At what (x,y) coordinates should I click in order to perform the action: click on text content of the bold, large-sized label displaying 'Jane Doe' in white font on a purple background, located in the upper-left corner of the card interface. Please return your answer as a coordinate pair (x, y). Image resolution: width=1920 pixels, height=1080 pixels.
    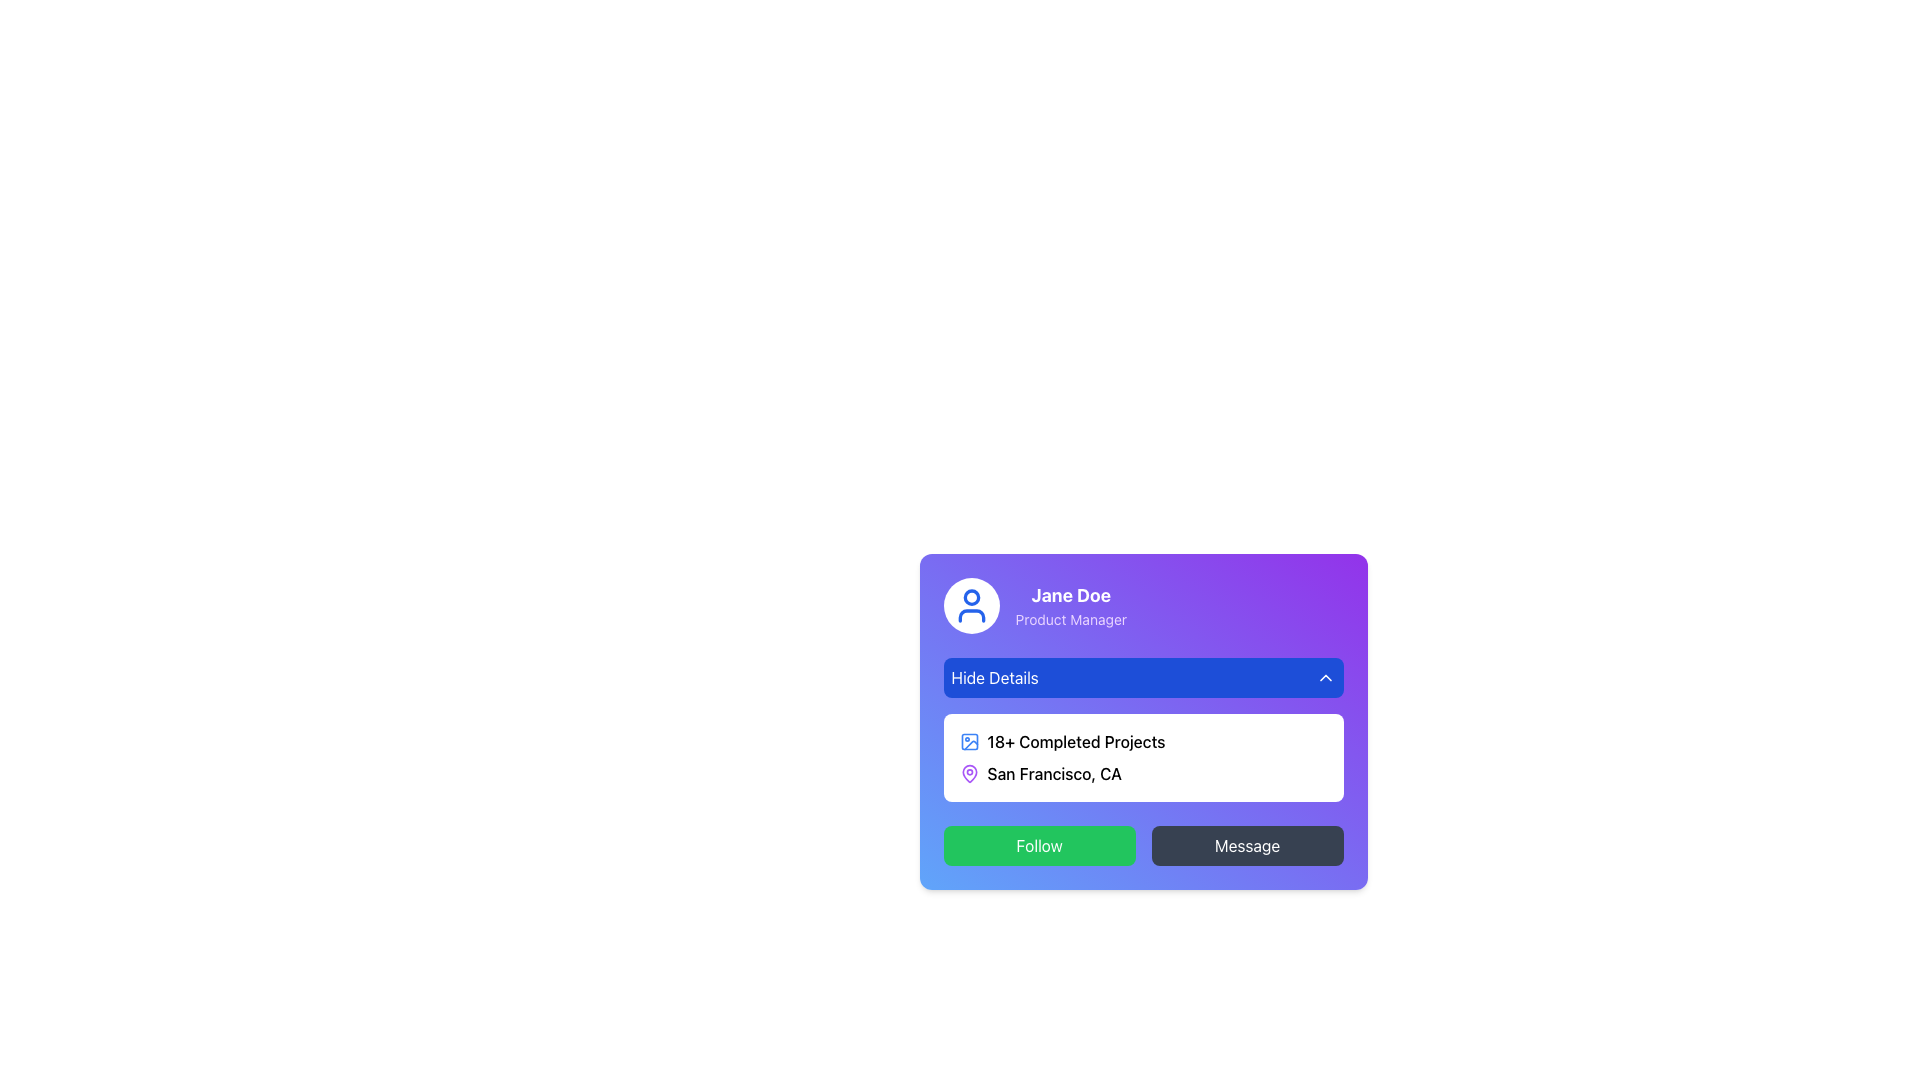
    Looking at the image, I should click on (1070, 595).